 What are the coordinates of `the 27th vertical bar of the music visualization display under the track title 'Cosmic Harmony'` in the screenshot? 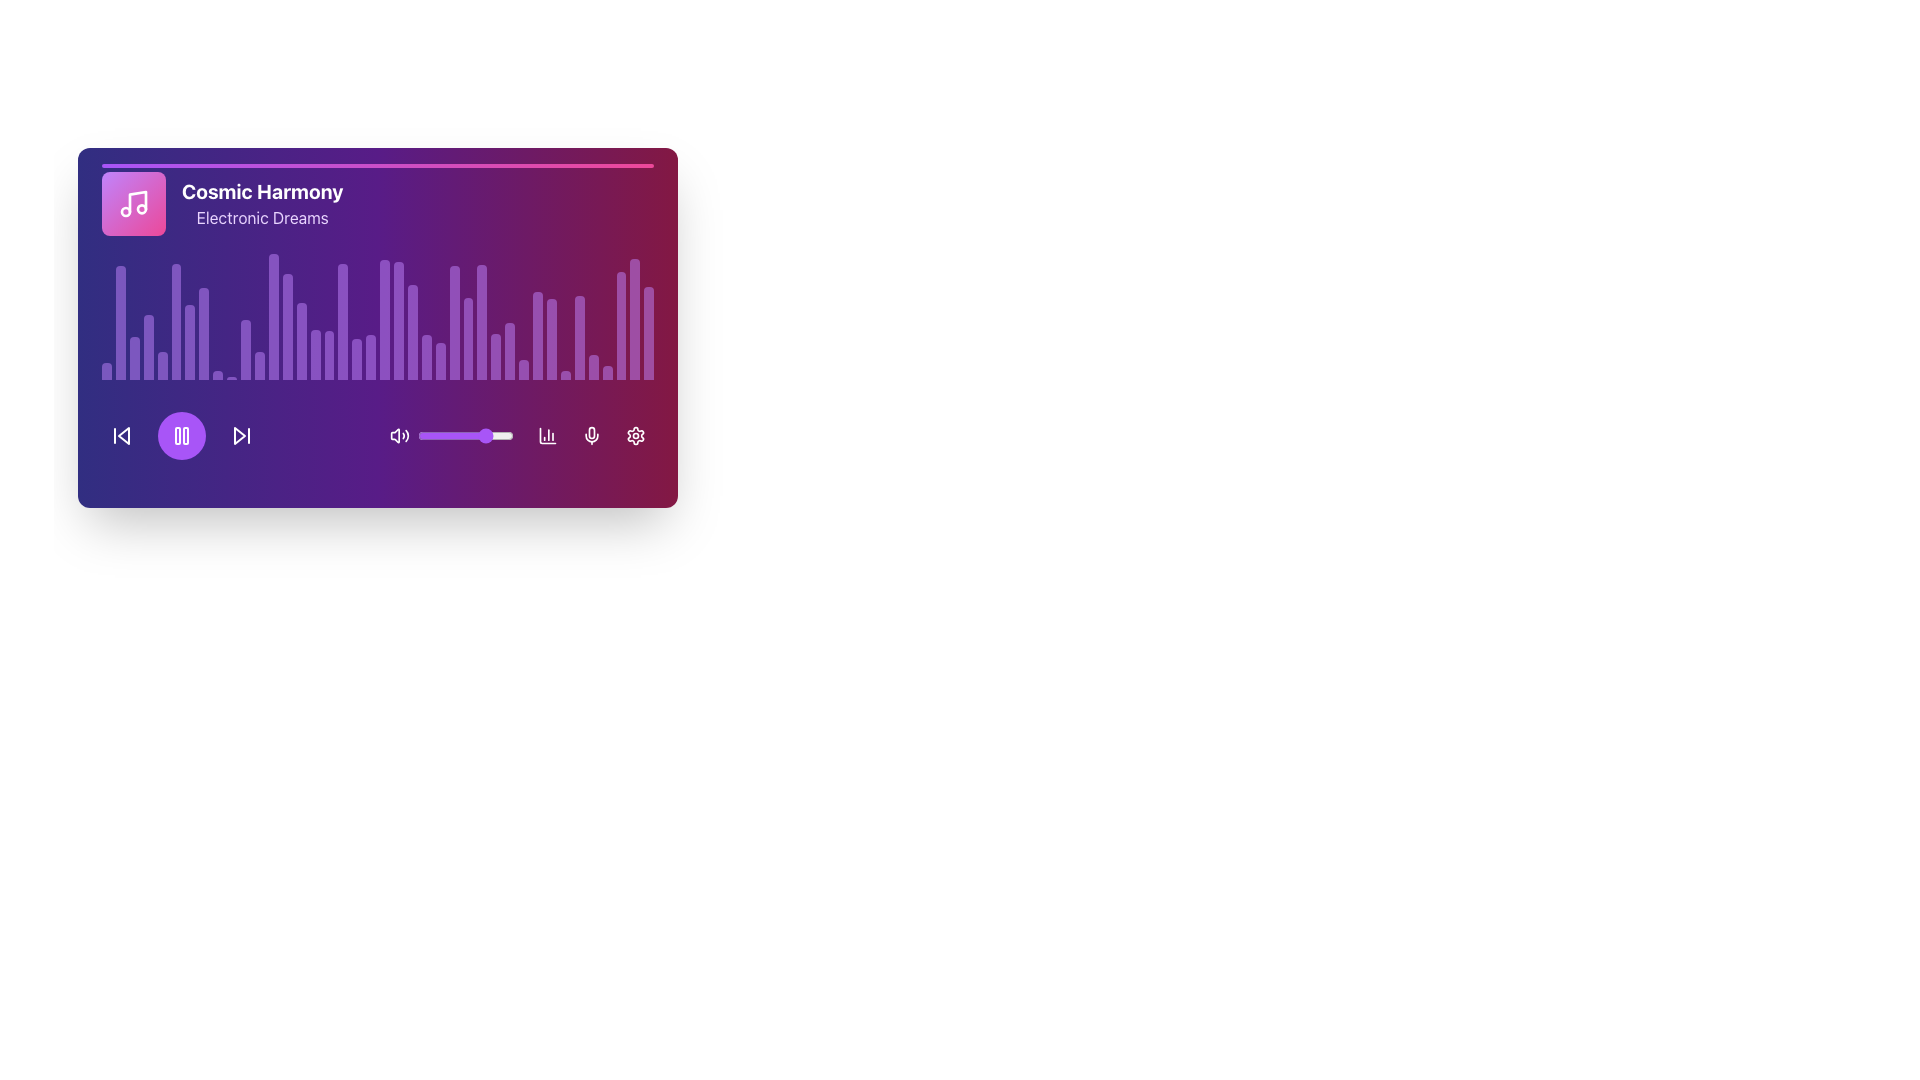 It's located at (467, 337).